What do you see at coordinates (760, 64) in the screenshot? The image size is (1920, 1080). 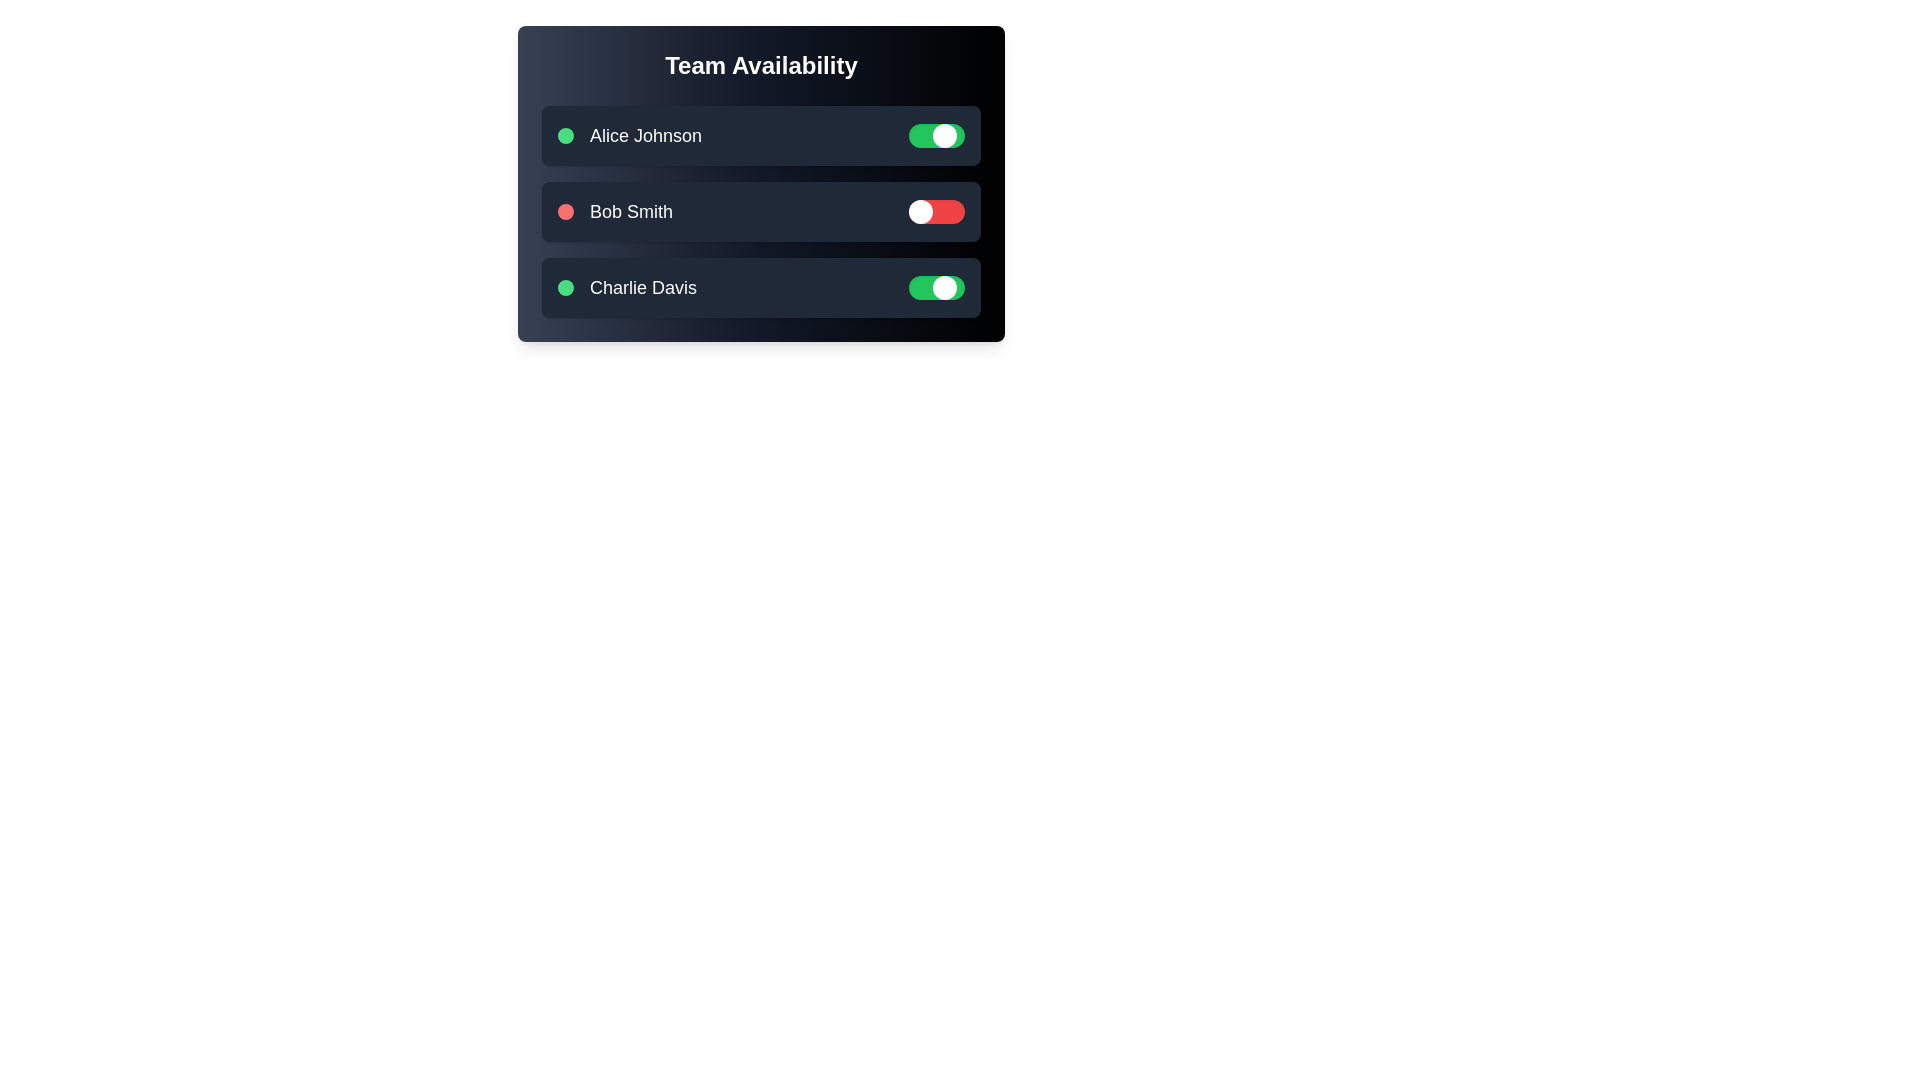 I see `the text 'Team Availability' and copy it to the clipboard` at bounding box center [760, 64].